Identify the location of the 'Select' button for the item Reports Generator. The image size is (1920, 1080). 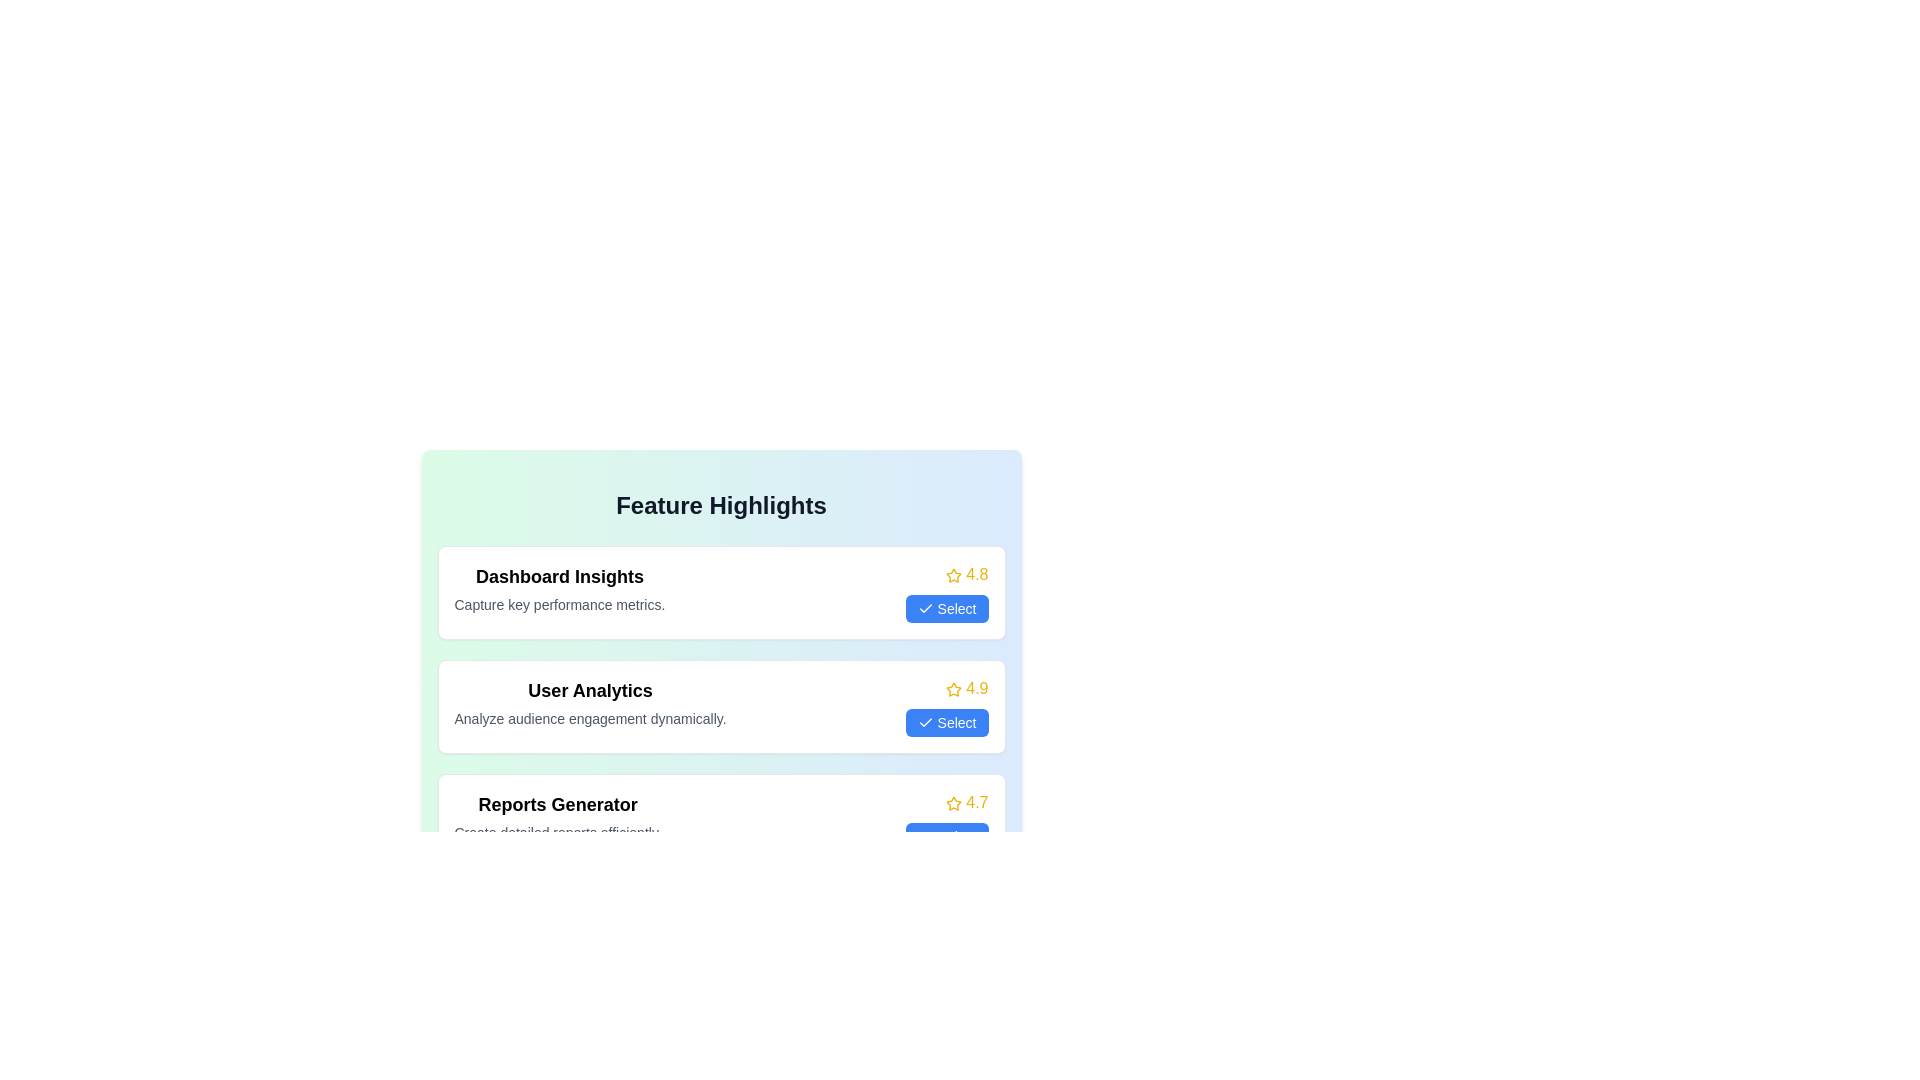
(945, 837).